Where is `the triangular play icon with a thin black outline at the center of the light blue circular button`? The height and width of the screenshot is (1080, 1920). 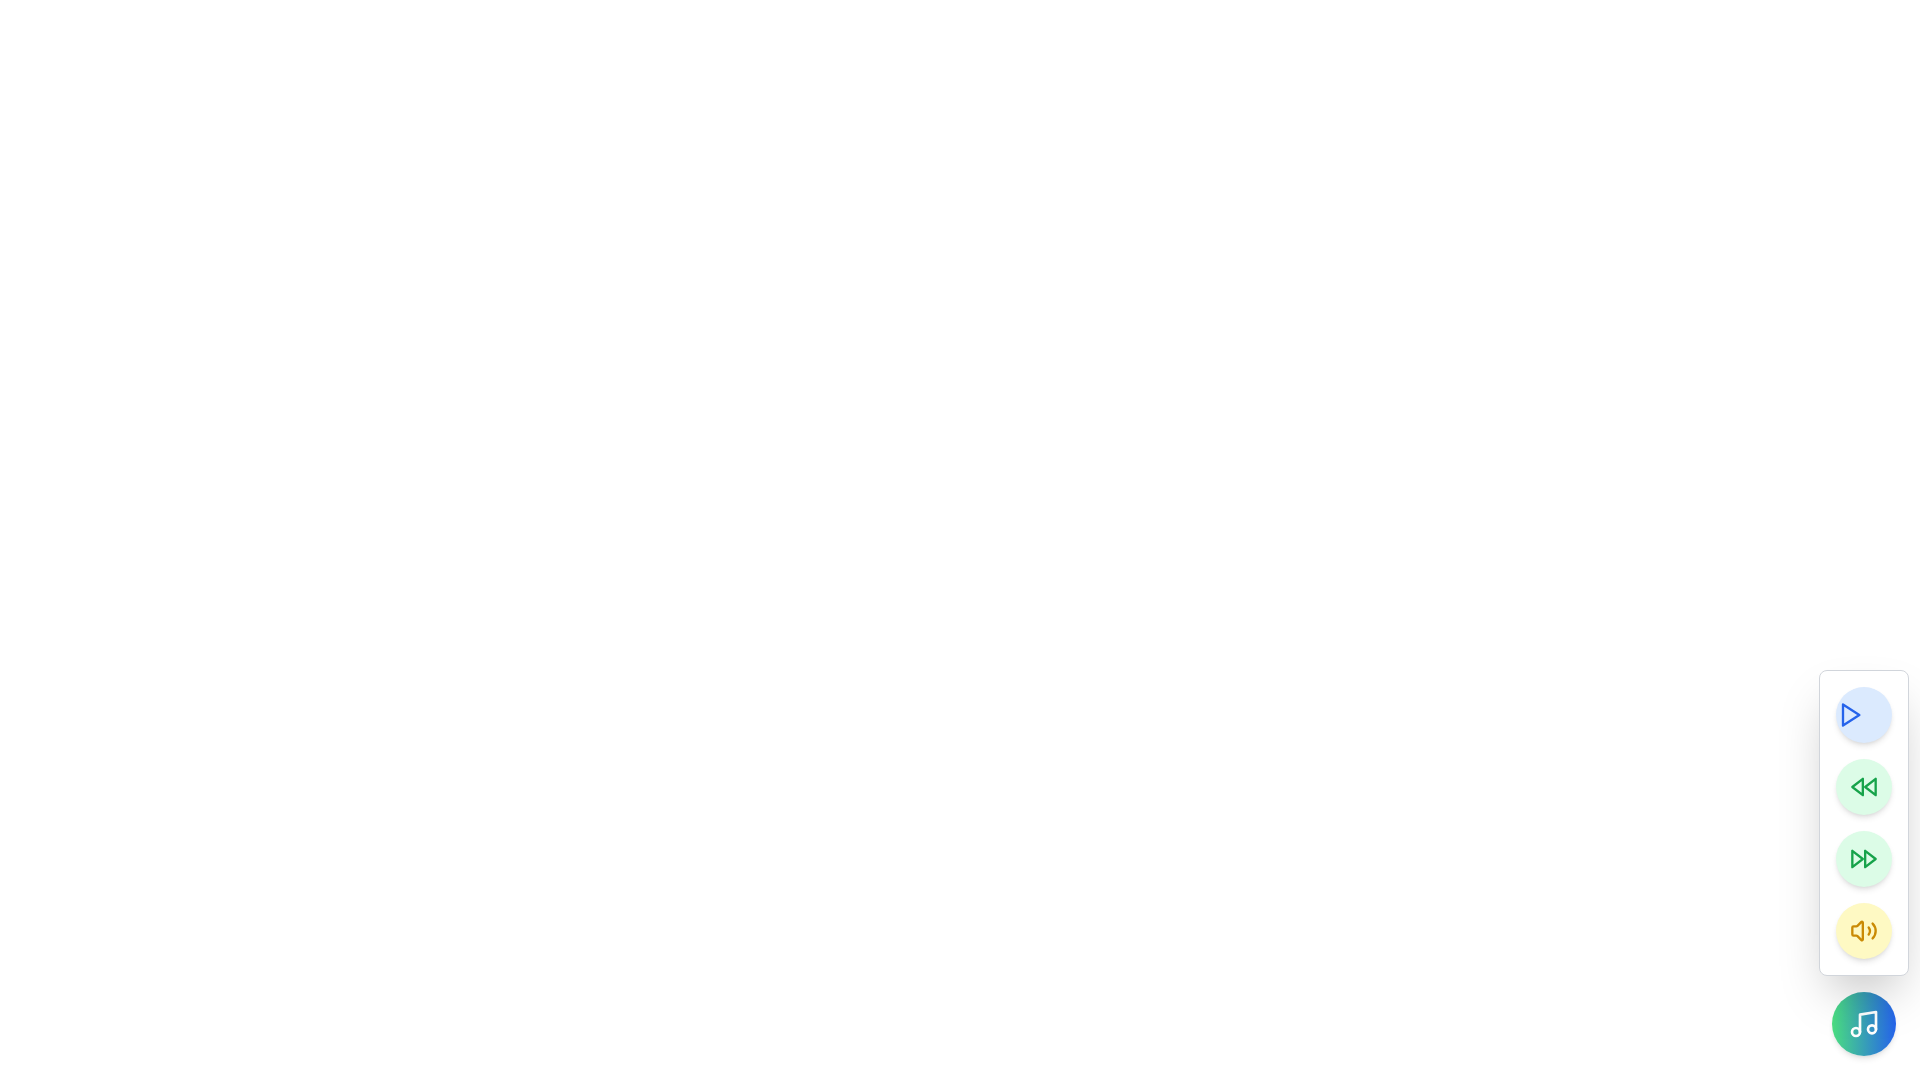 the triangular play icon with a thin black outline at the center of the light blue circular button is located at coordinates (1848, 713).